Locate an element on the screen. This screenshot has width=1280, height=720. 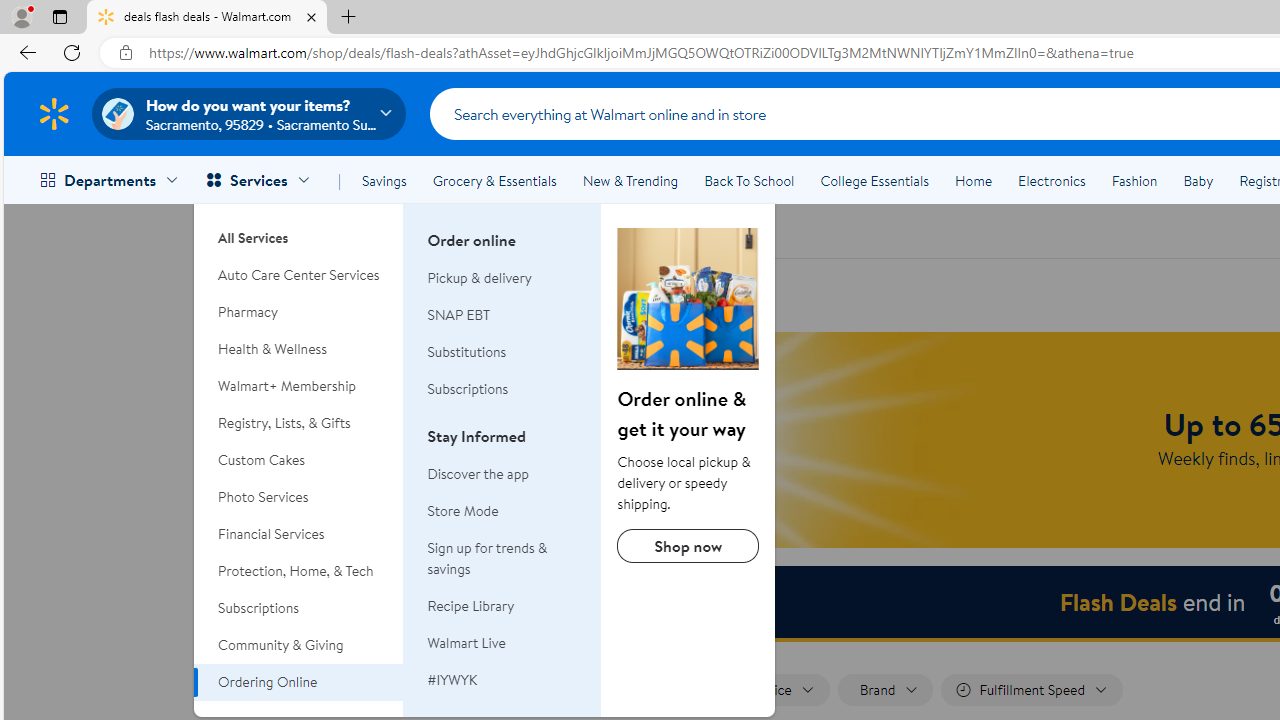
'Filter by Fulfillment Speed not applied, activate to change' is located at coordinates (1032, 689).